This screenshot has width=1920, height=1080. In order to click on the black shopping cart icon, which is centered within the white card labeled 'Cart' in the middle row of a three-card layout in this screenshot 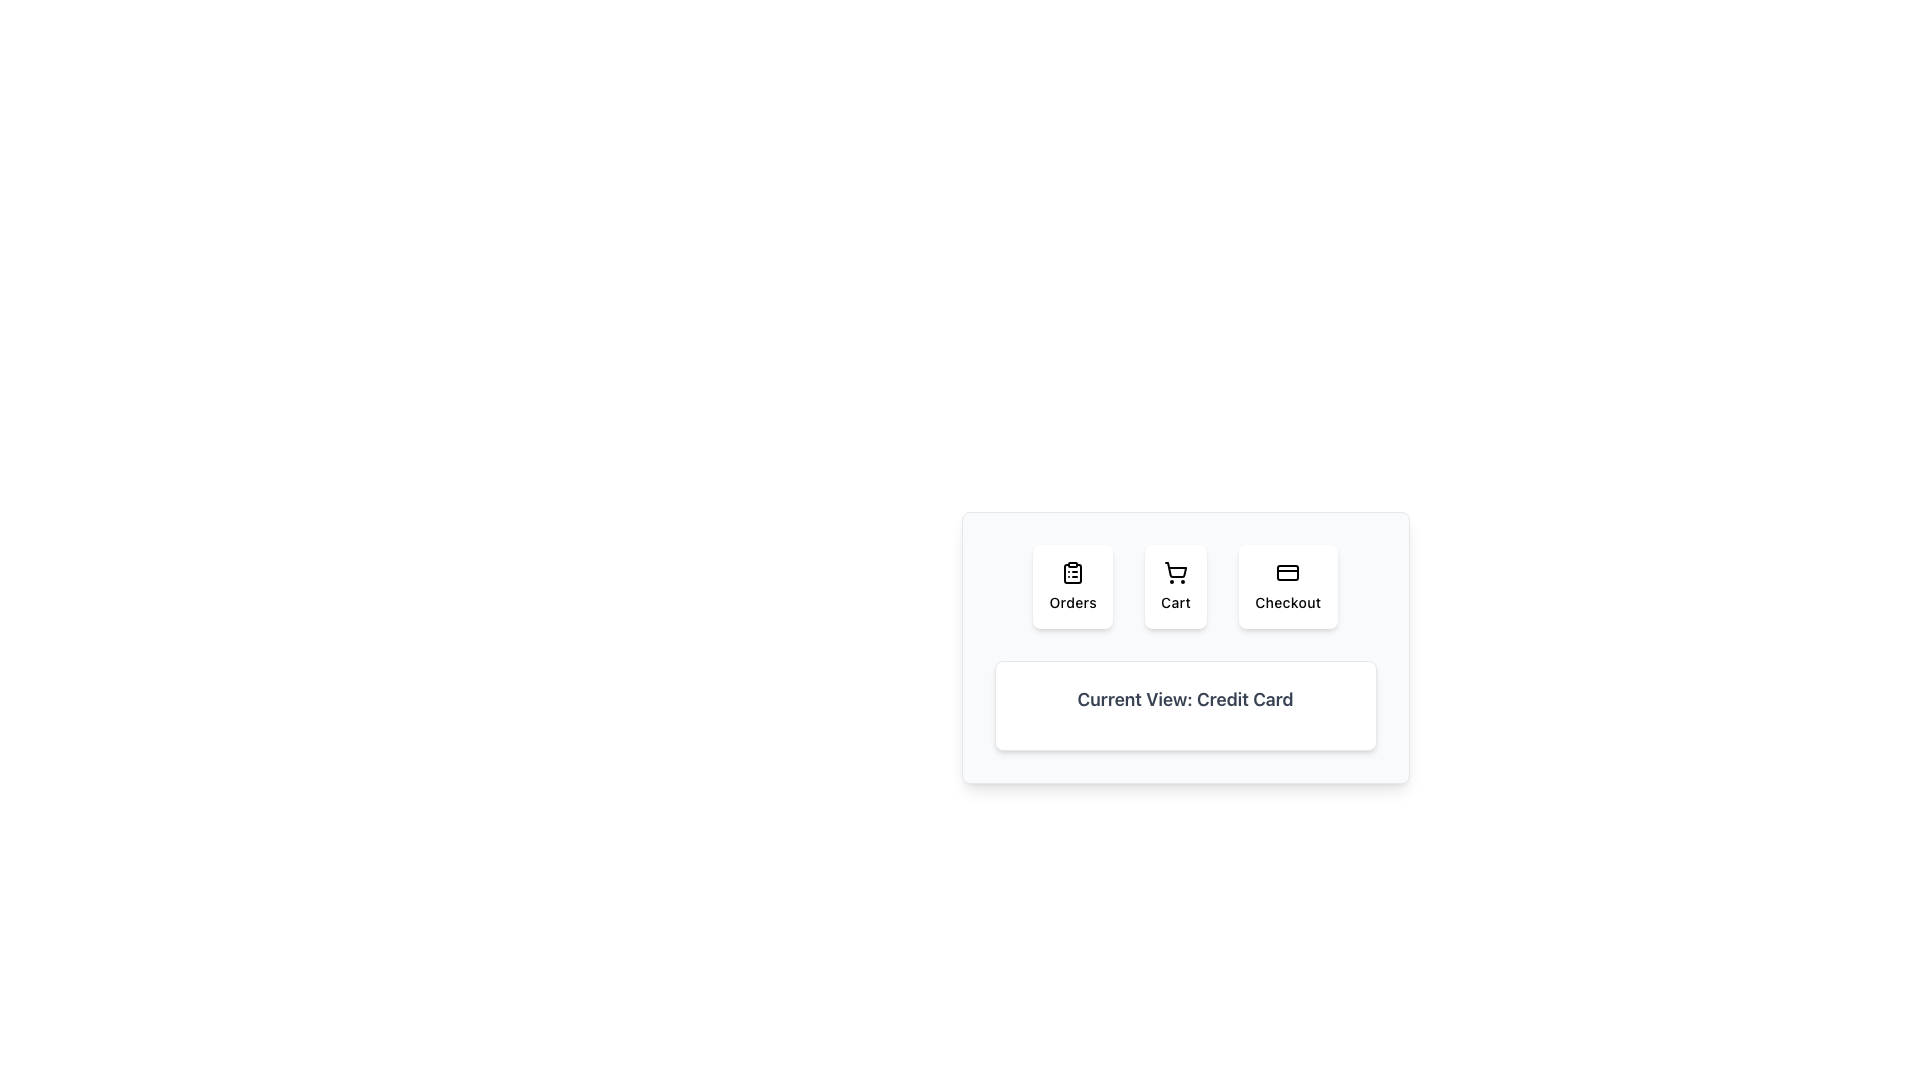, I will do `click(1176, 573)`.